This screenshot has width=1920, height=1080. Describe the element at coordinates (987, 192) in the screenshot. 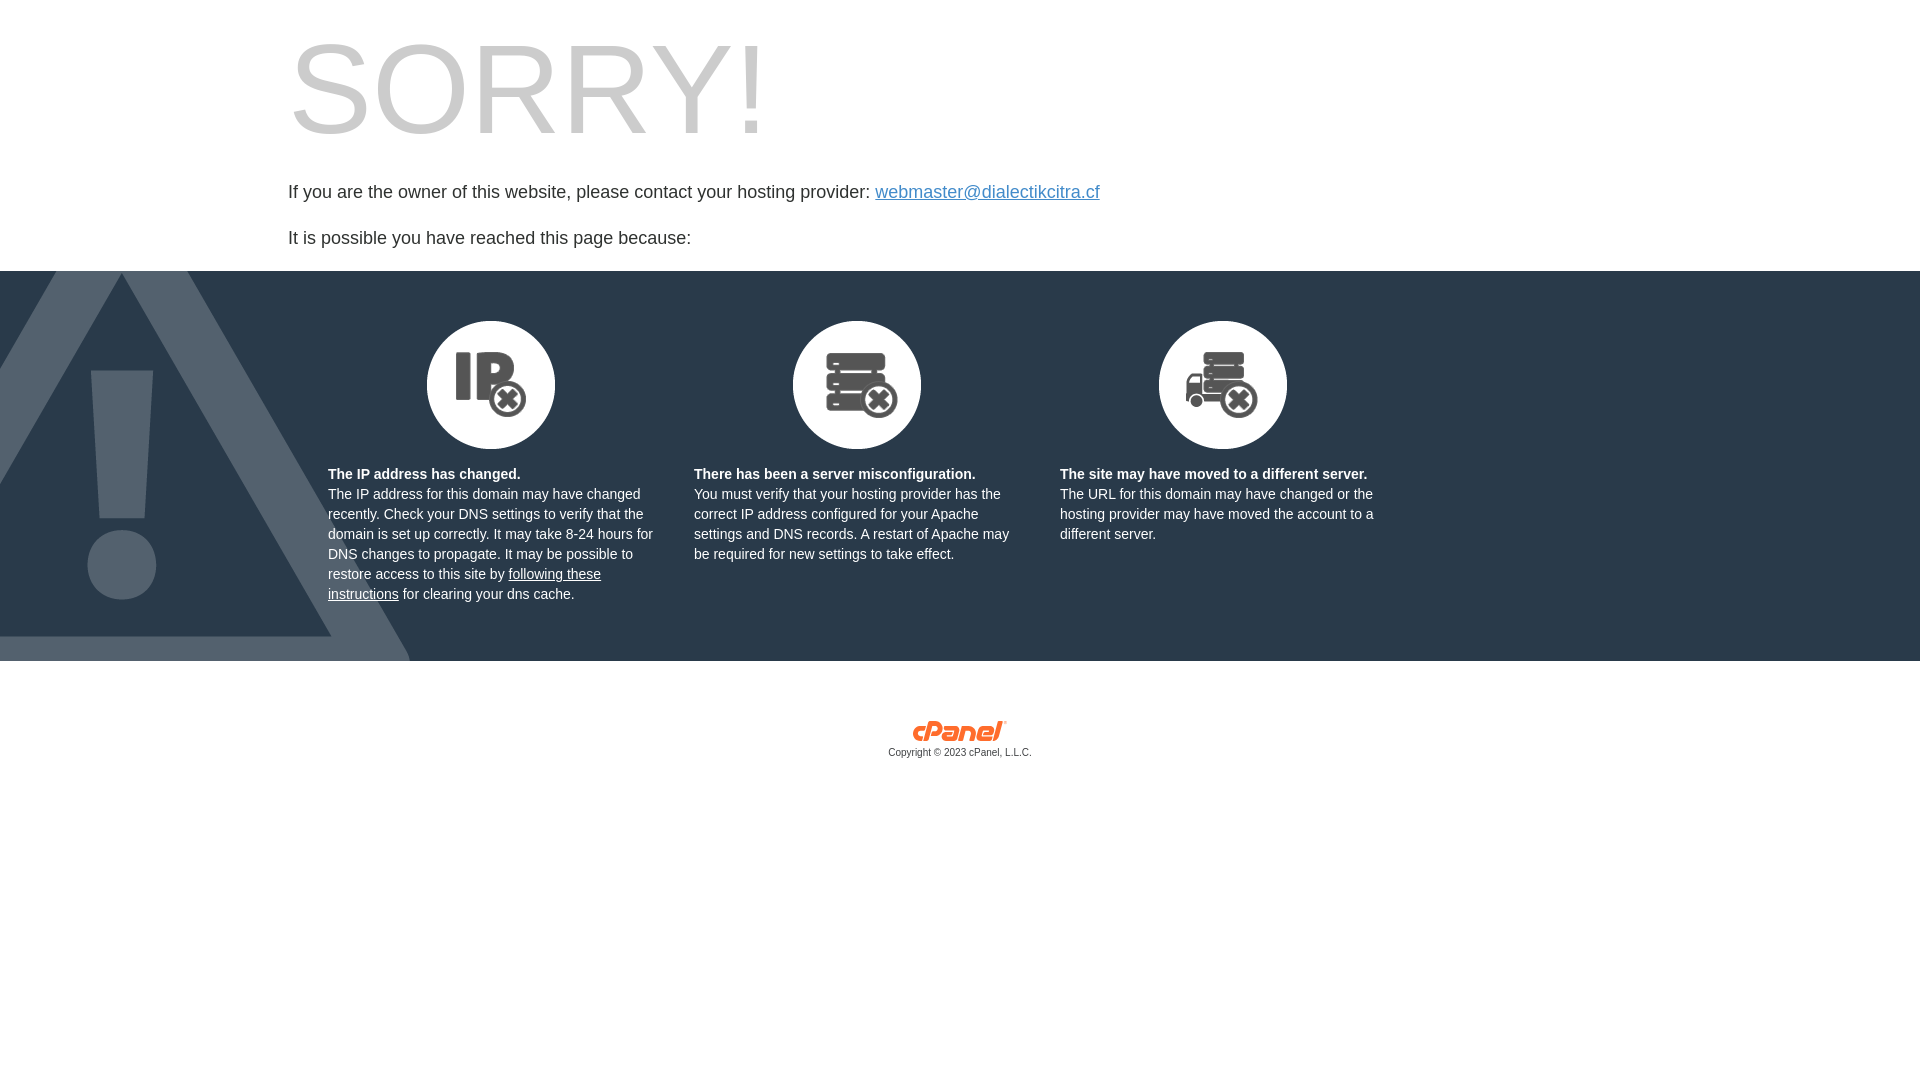

I see `'webmaster@dialectikcitra.cf'` at that location.